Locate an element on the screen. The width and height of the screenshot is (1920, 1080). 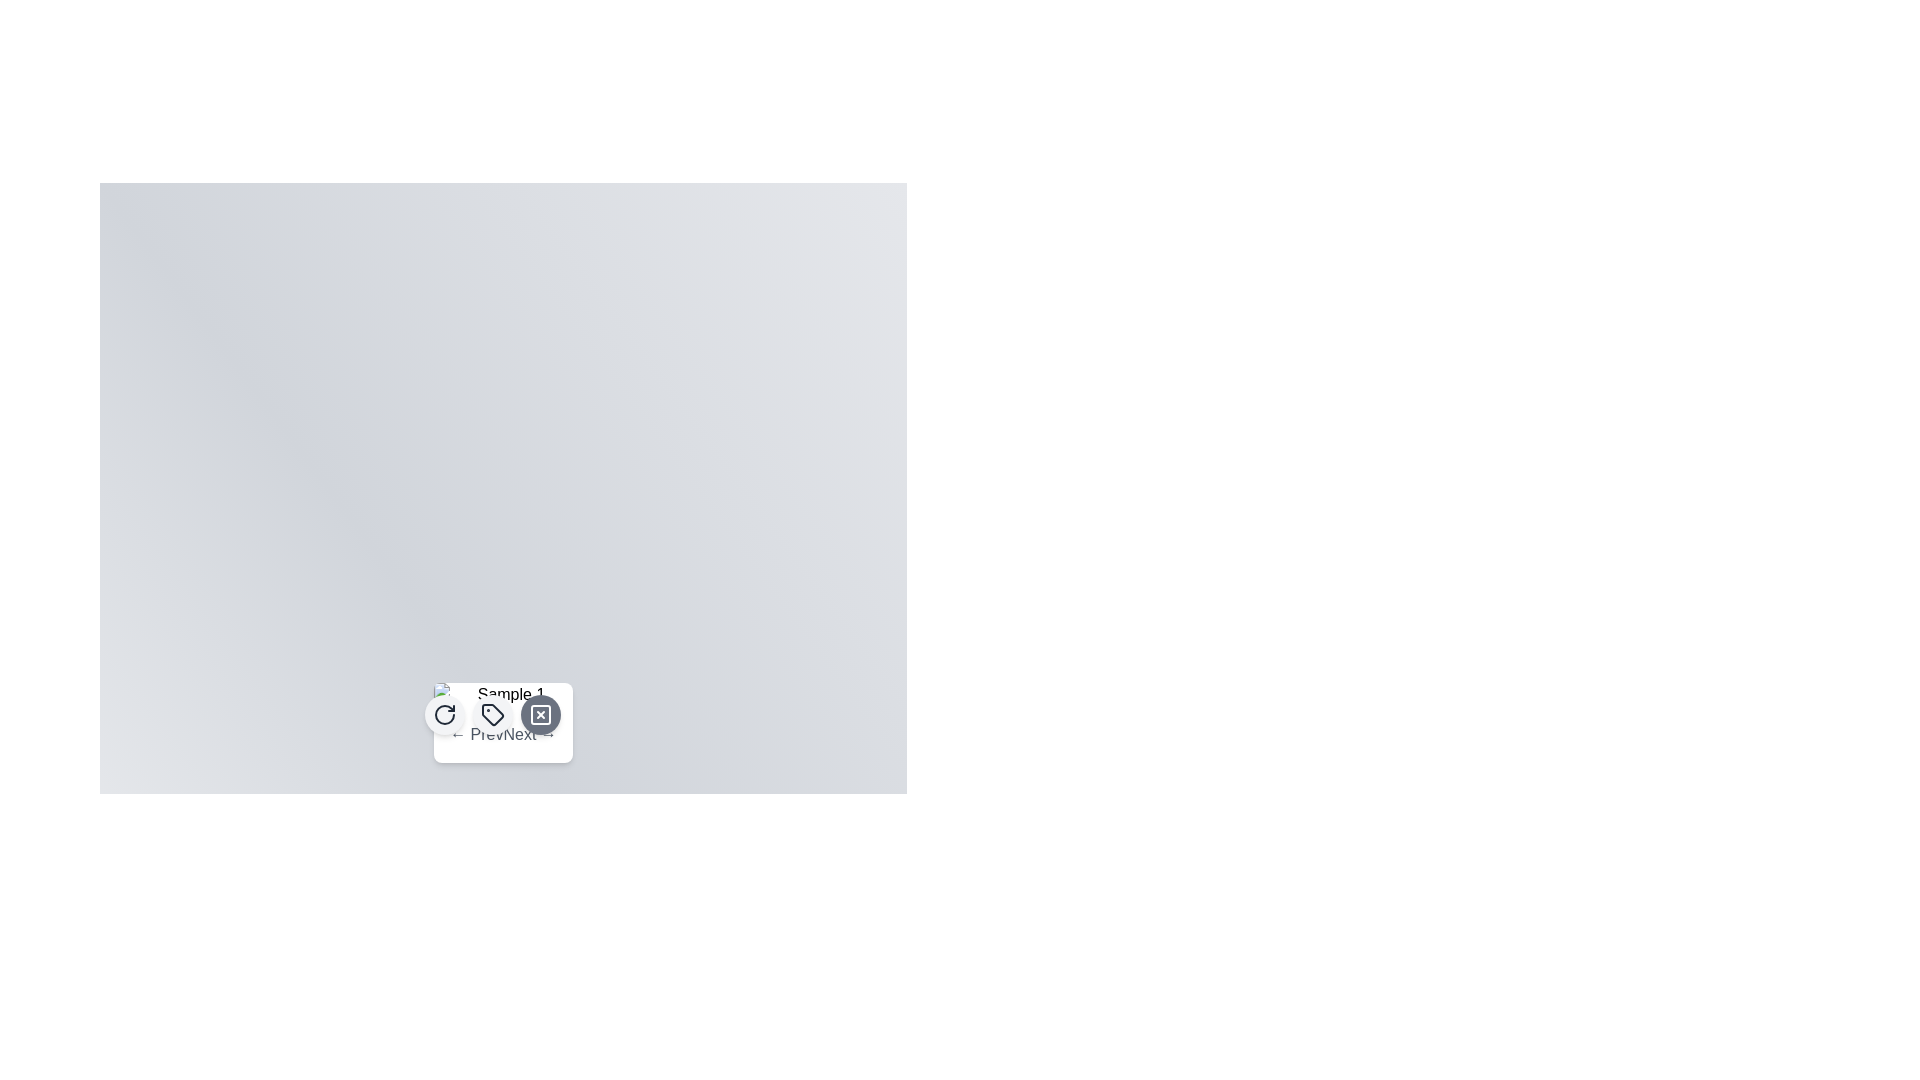
the second circular icon in the top-right section of the white rectangular area is located at coordinates (492, 713).